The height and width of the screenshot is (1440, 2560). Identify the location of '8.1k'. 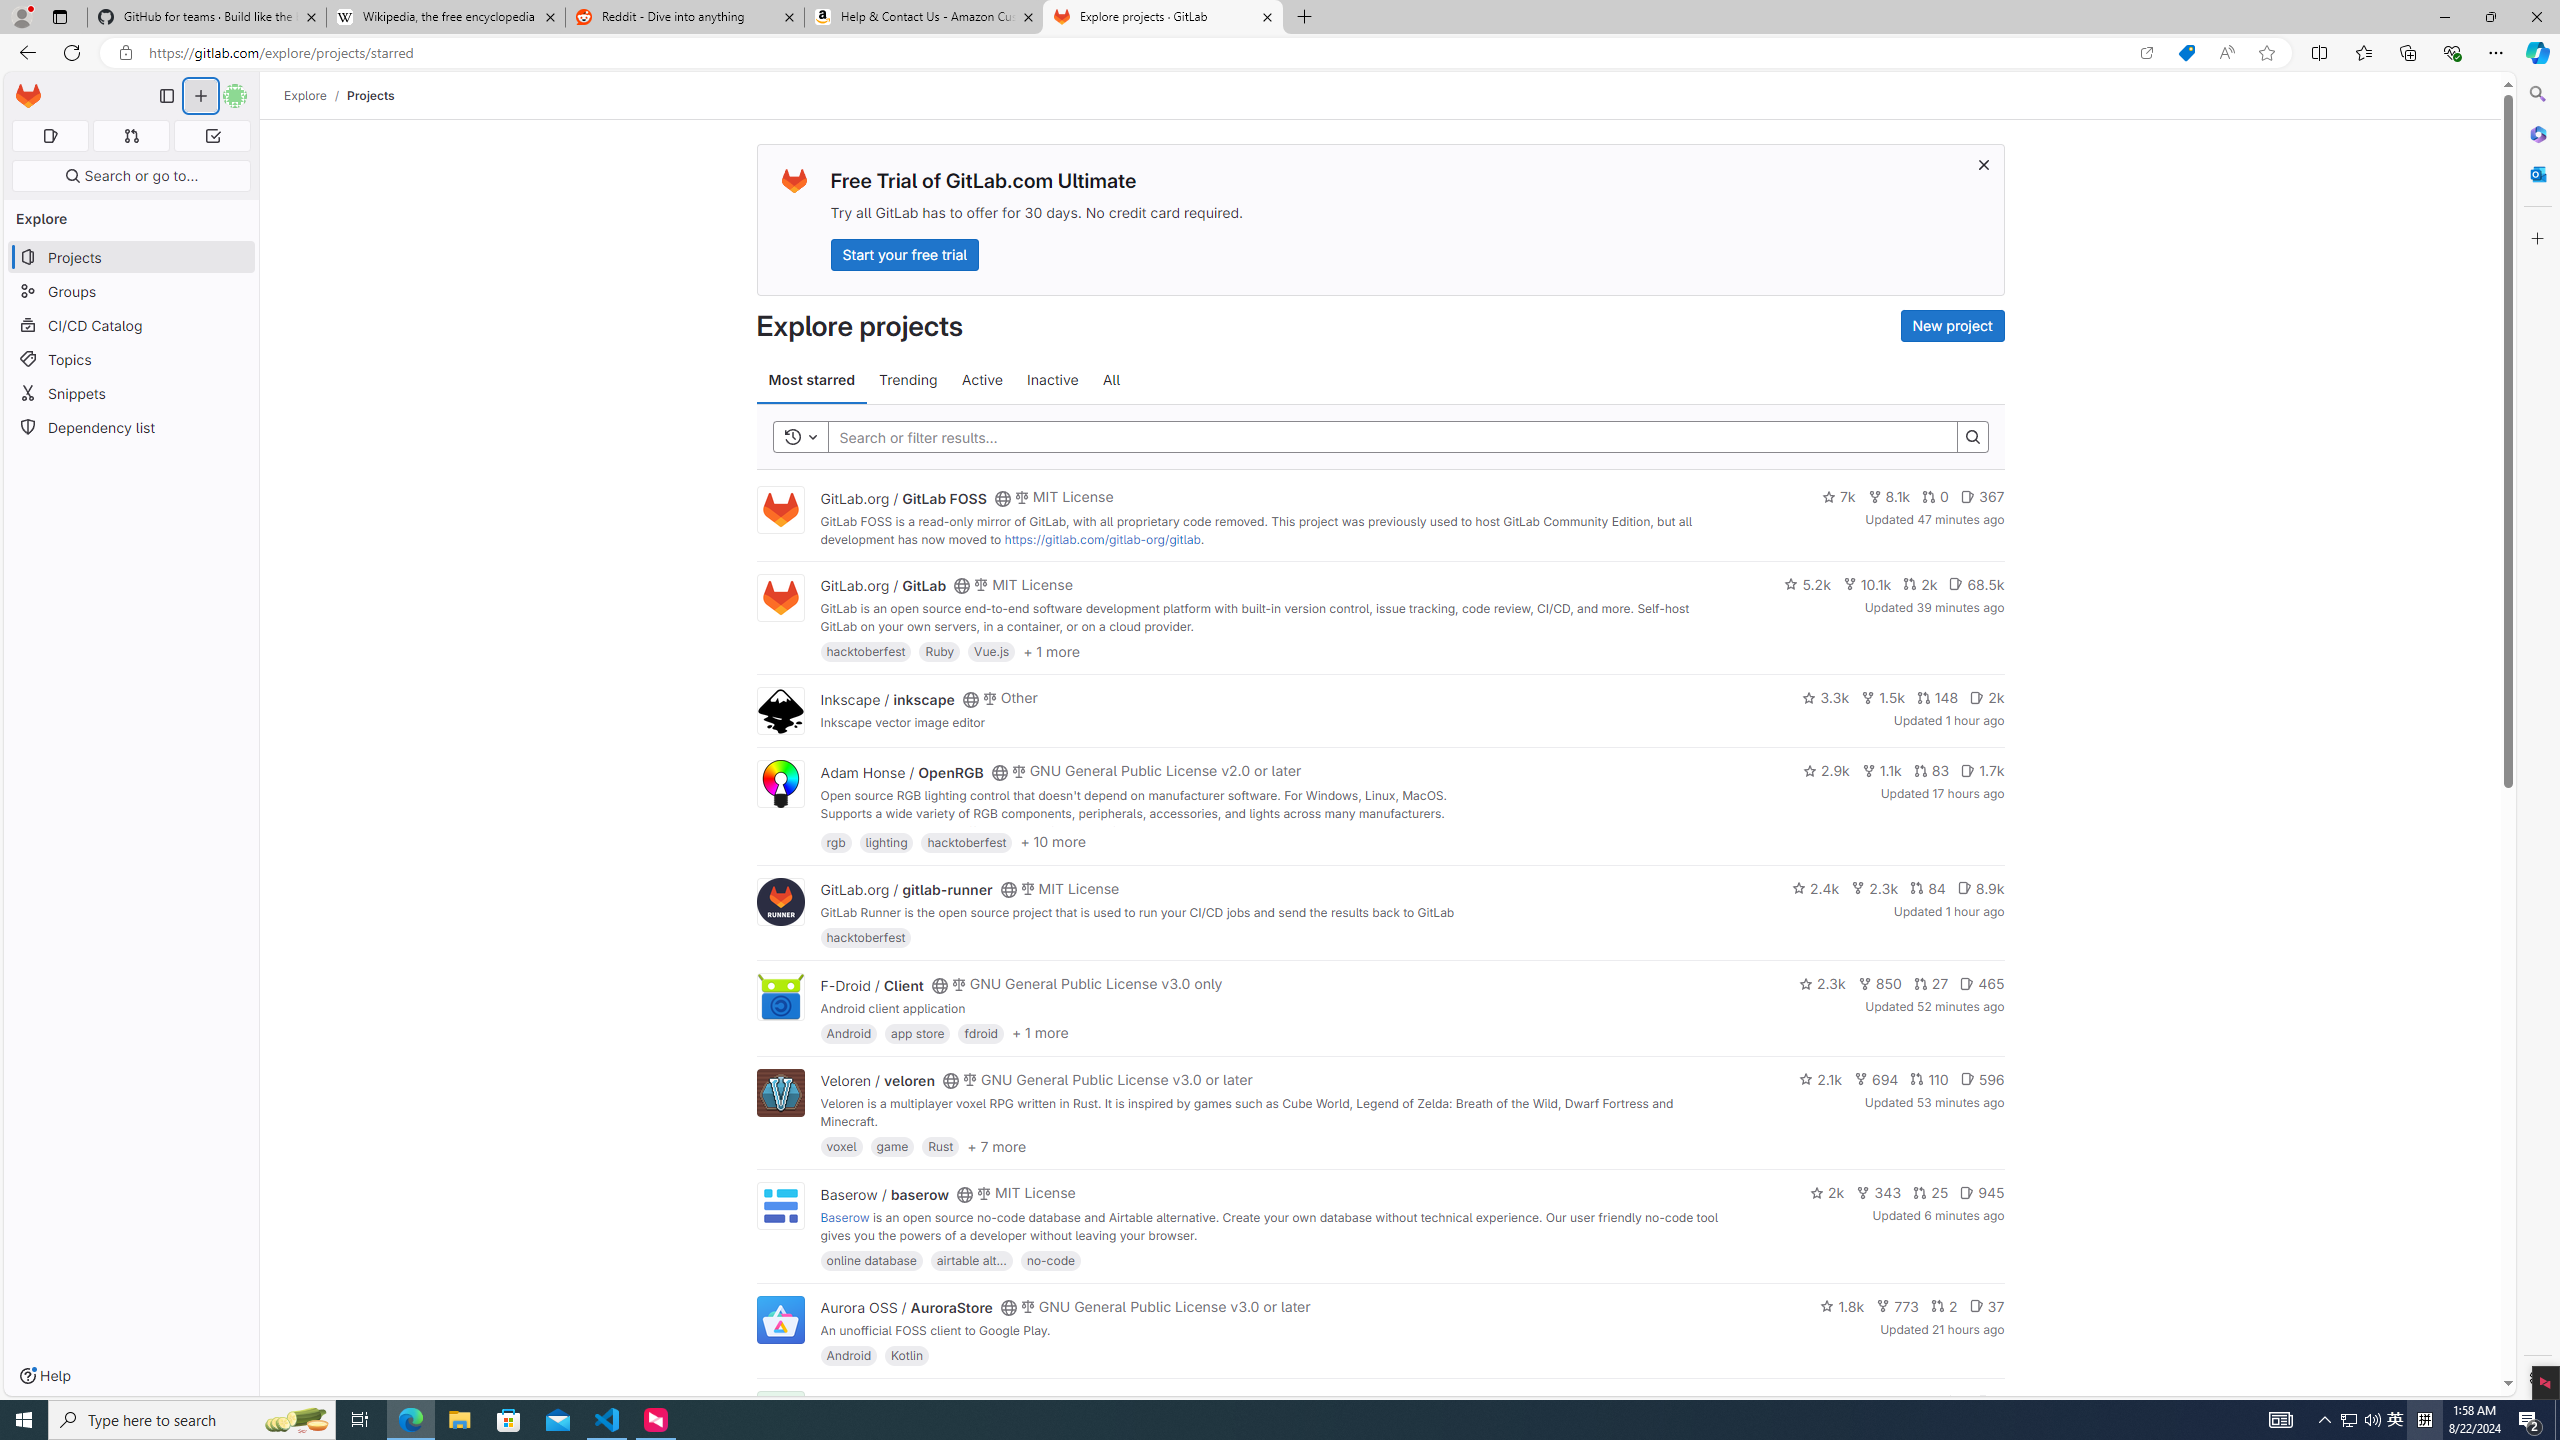
(1887, 497).